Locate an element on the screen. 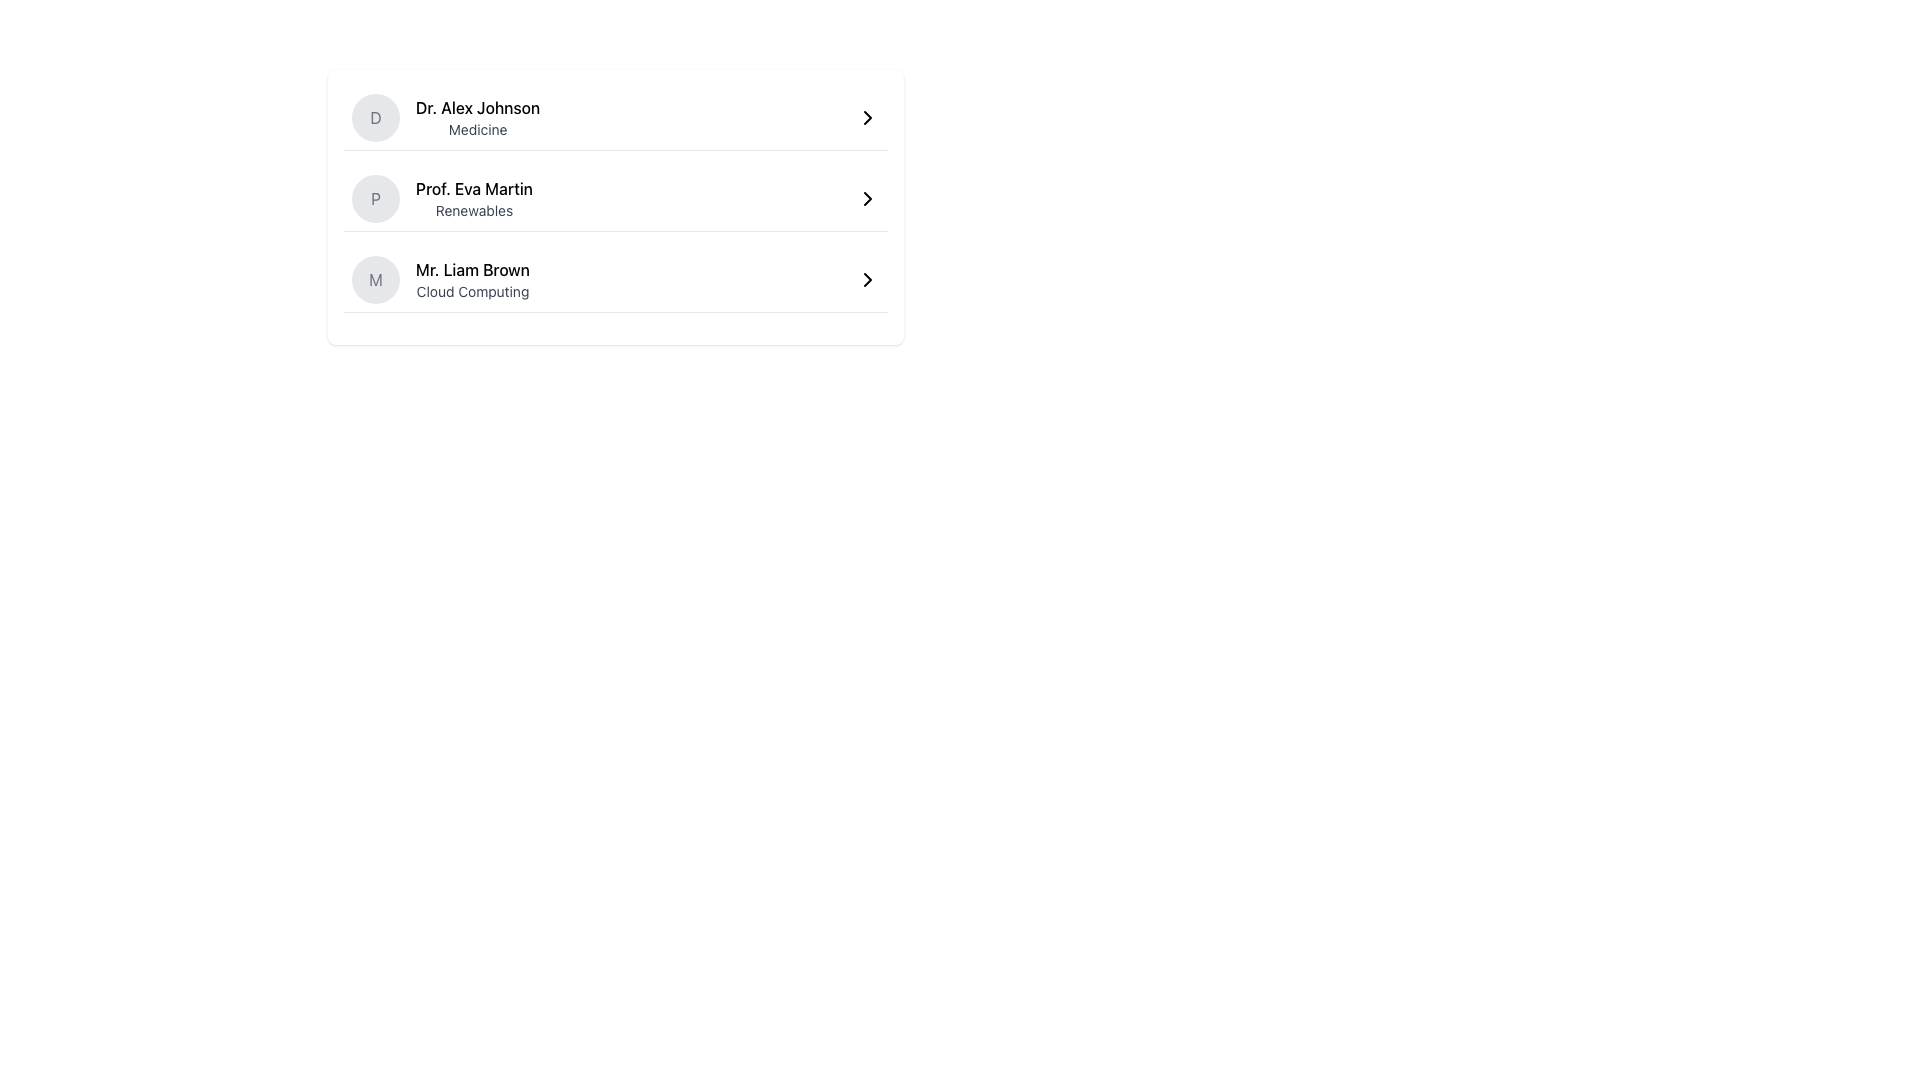  the Chevron symbol located to the far right of the 'Prof. Eva Martin' label is located at coordinates (868, 199).